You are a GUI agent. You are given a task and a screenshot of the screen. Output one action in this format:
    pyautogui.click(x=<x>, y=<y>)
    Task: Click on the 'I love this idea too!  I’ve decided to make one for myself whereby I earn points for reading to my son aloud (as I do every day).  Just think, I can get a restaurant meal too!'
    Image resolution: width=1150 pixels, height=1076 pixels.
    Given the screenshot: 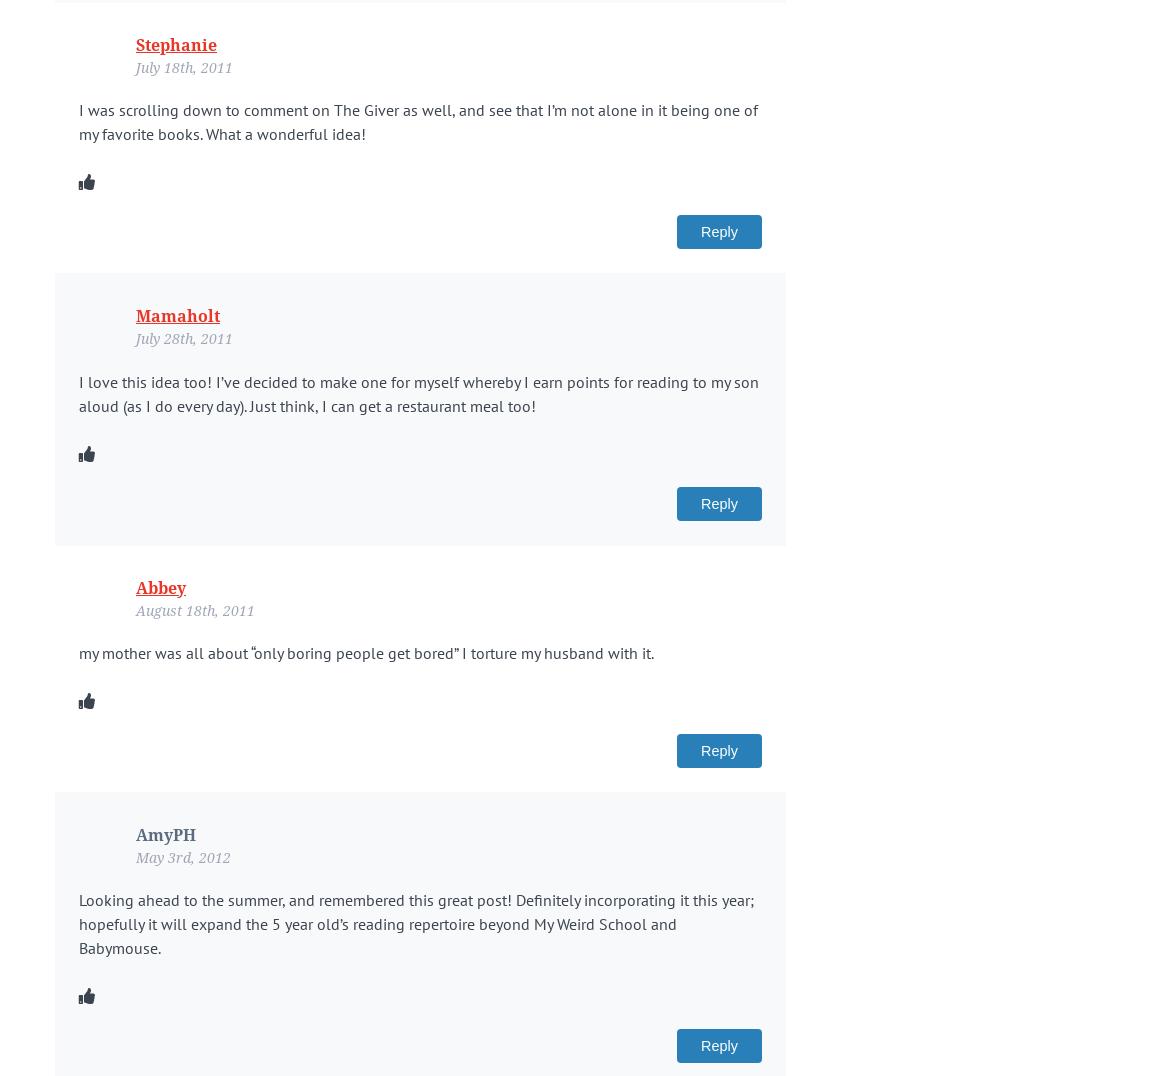 What is the action you would take?
    pyautogui.click(x=418, y=391)
    